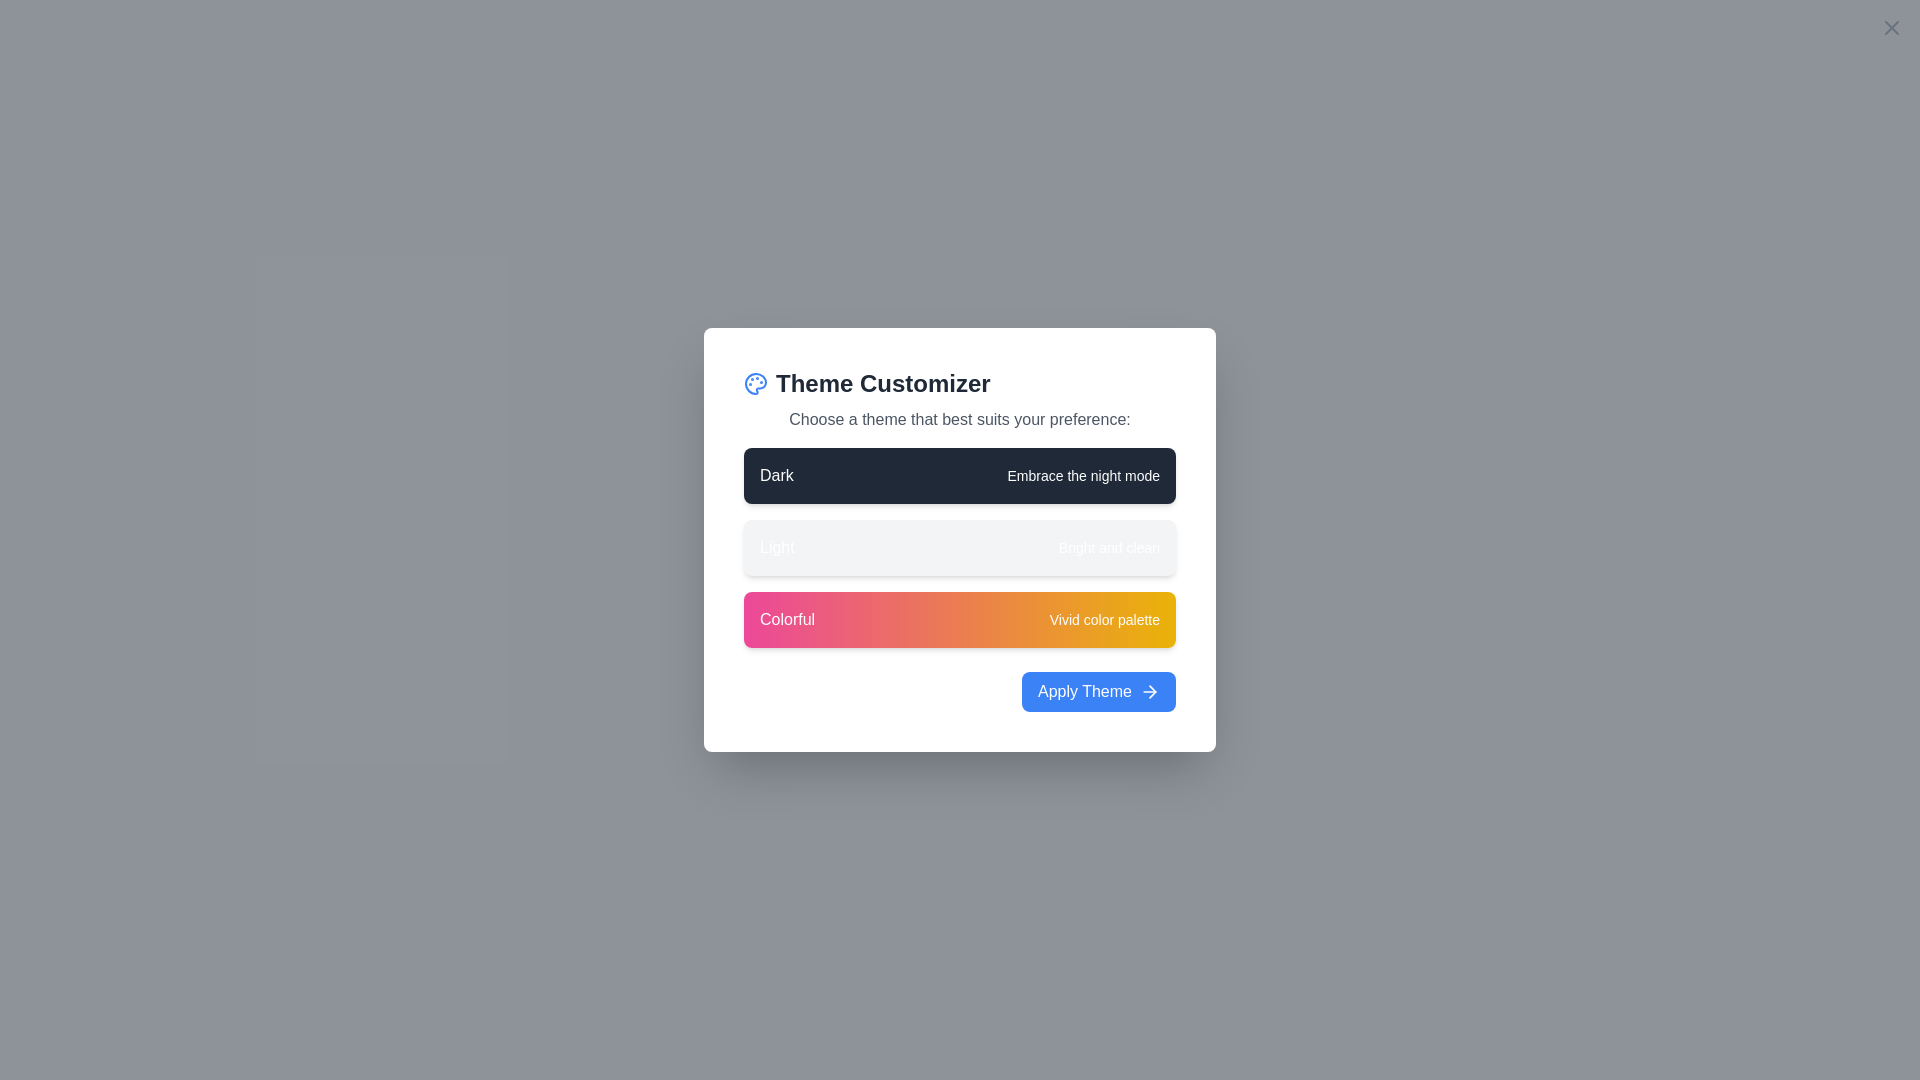 The image size is (1920, 1080). I want to click on the rectangular button with a gradient background labeled 'Colorful', so click(960, 619).